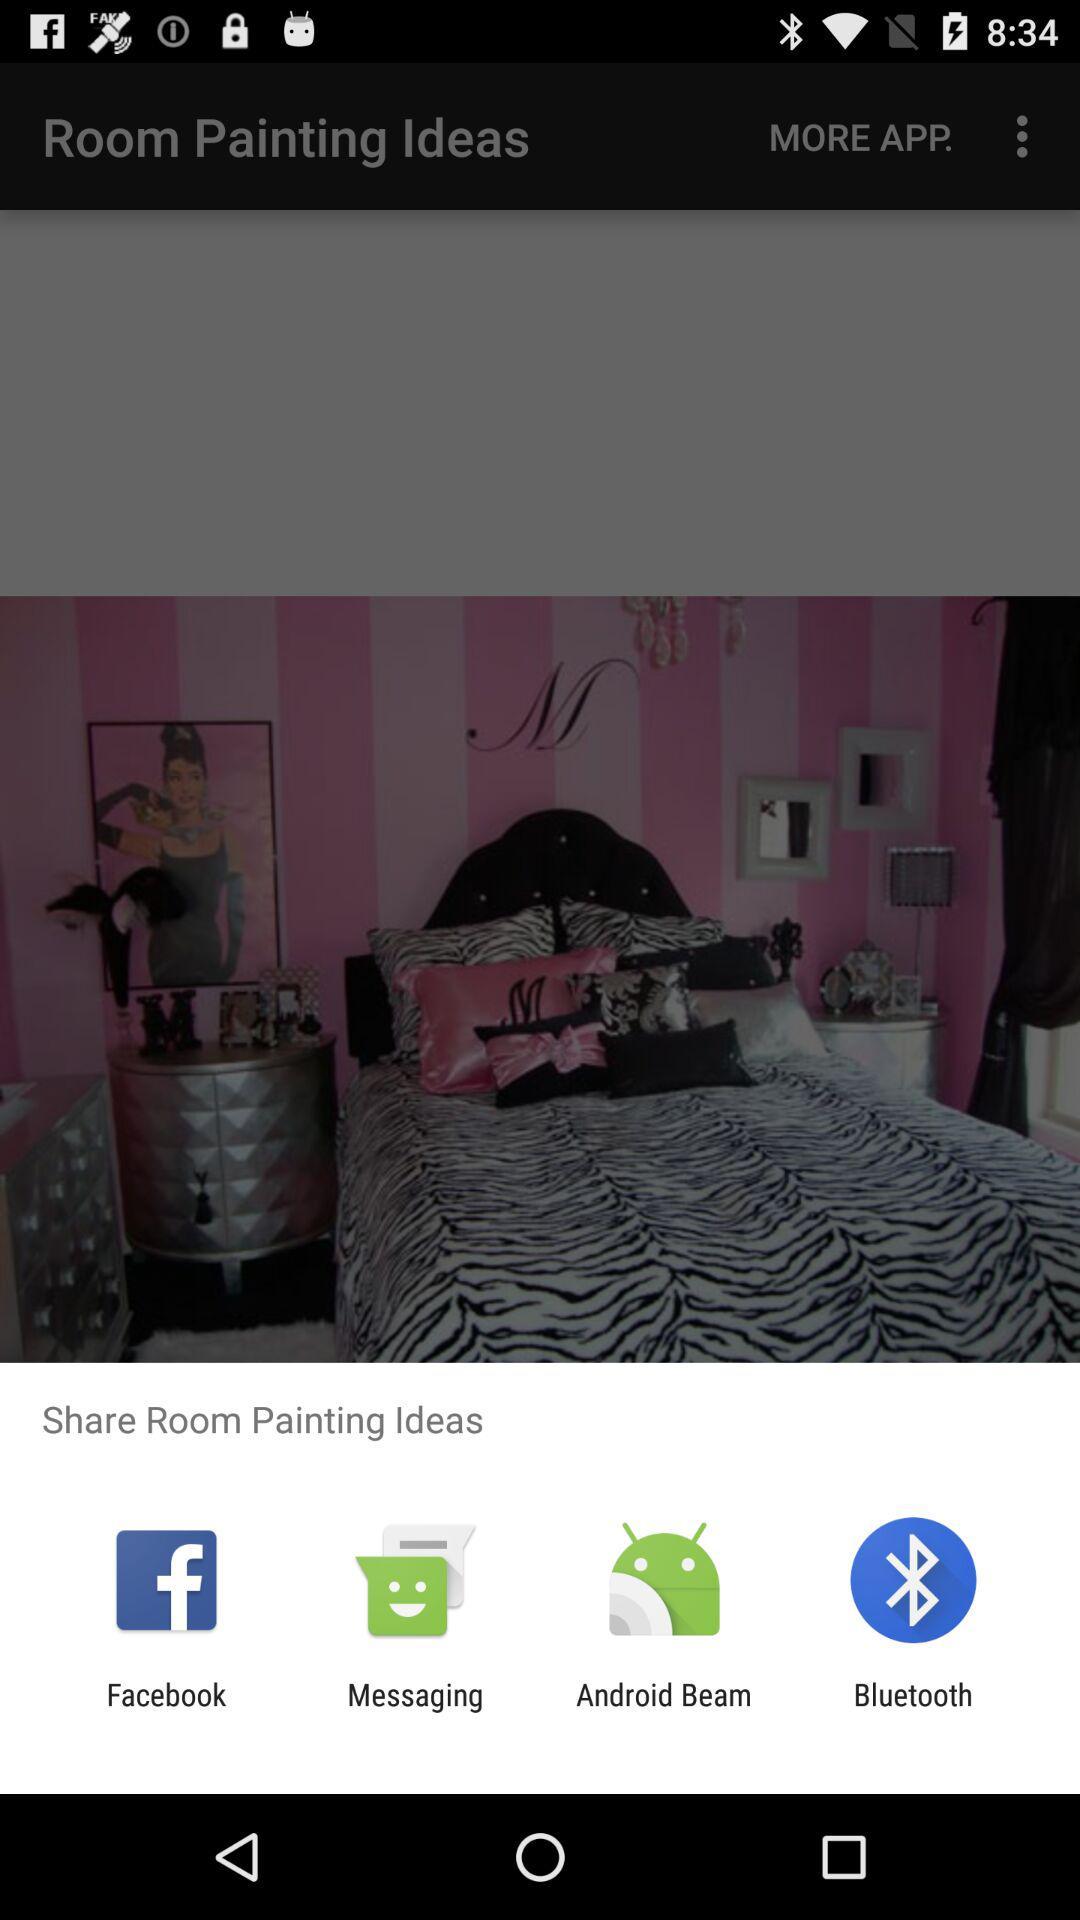 The width and height of the screenshot is (1080, 1920). Describe the element at coordinates (414, 1711) in the screenshot. I see `the app to the right of facebook` at that location.